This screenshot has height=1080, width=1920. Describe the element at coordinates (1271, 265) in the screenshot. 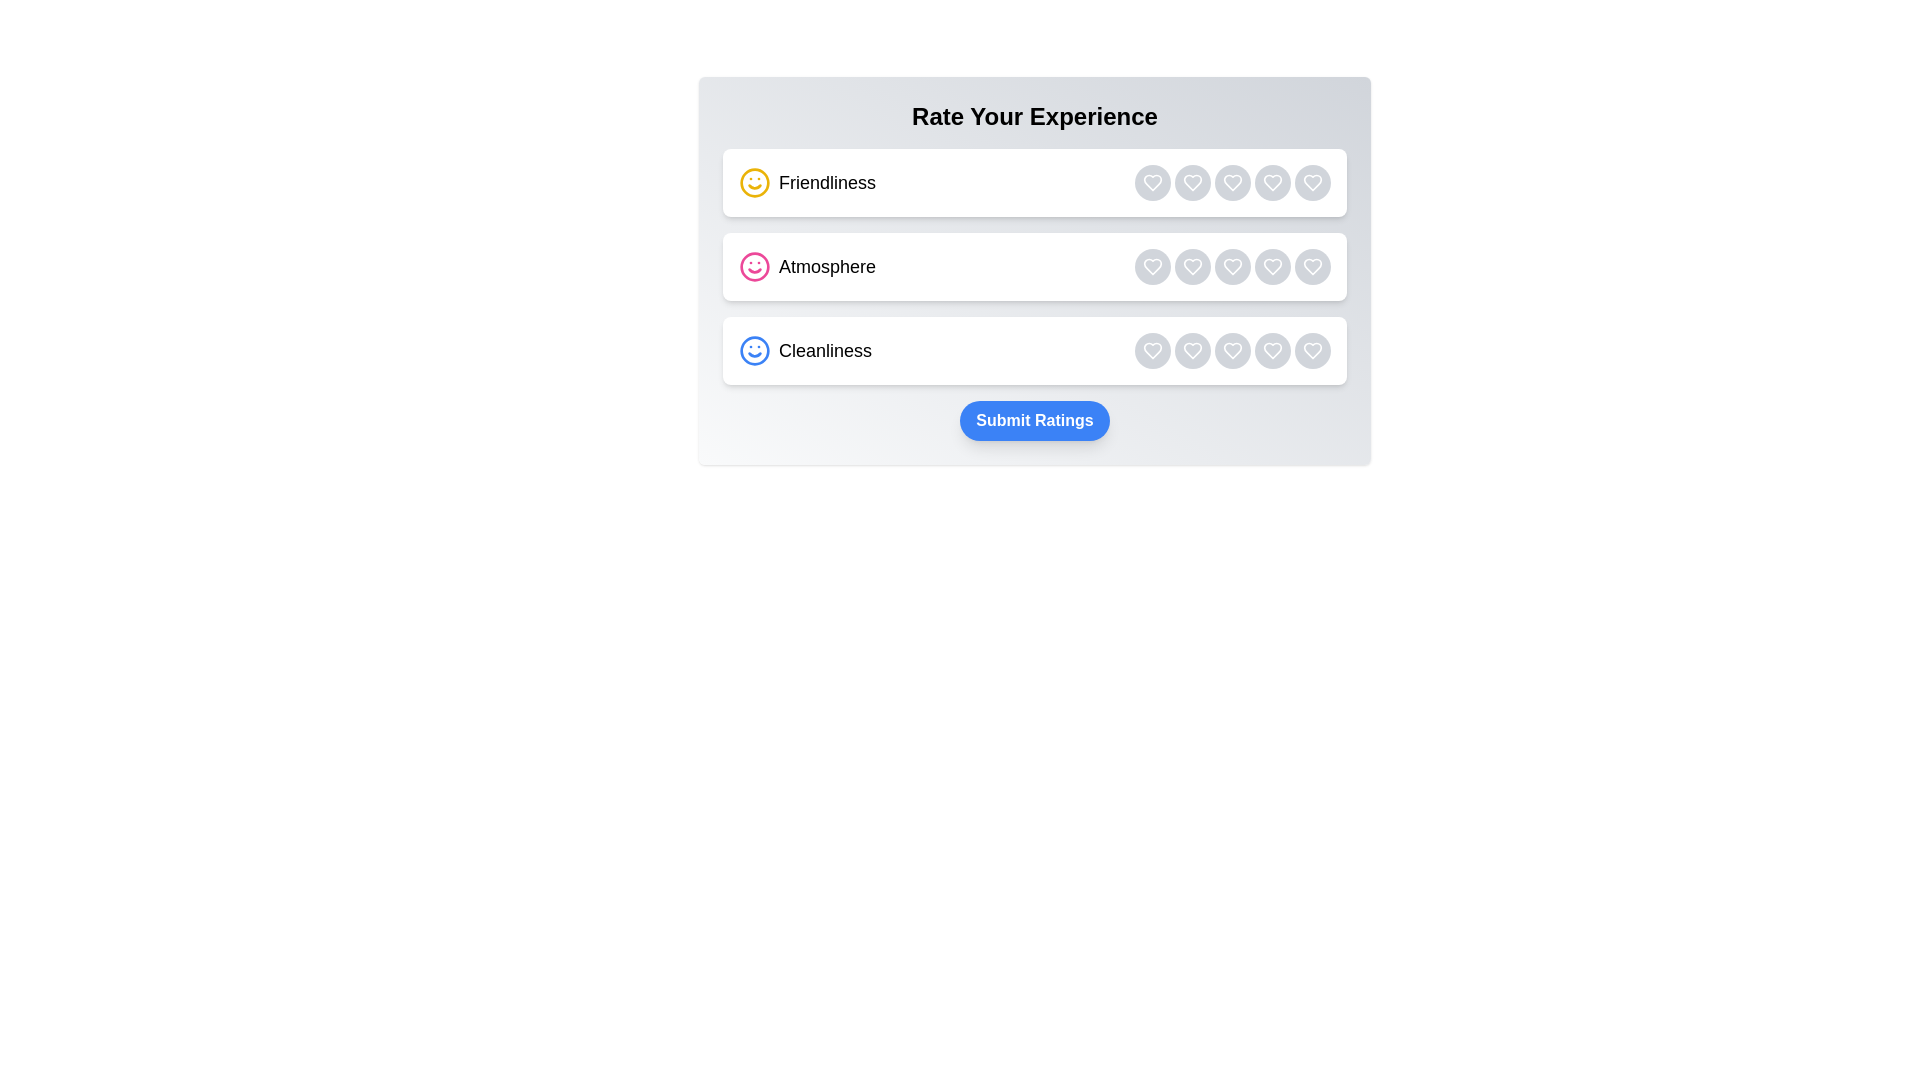

I see `the rating button for category Atmosphere with rating 4` at that location.